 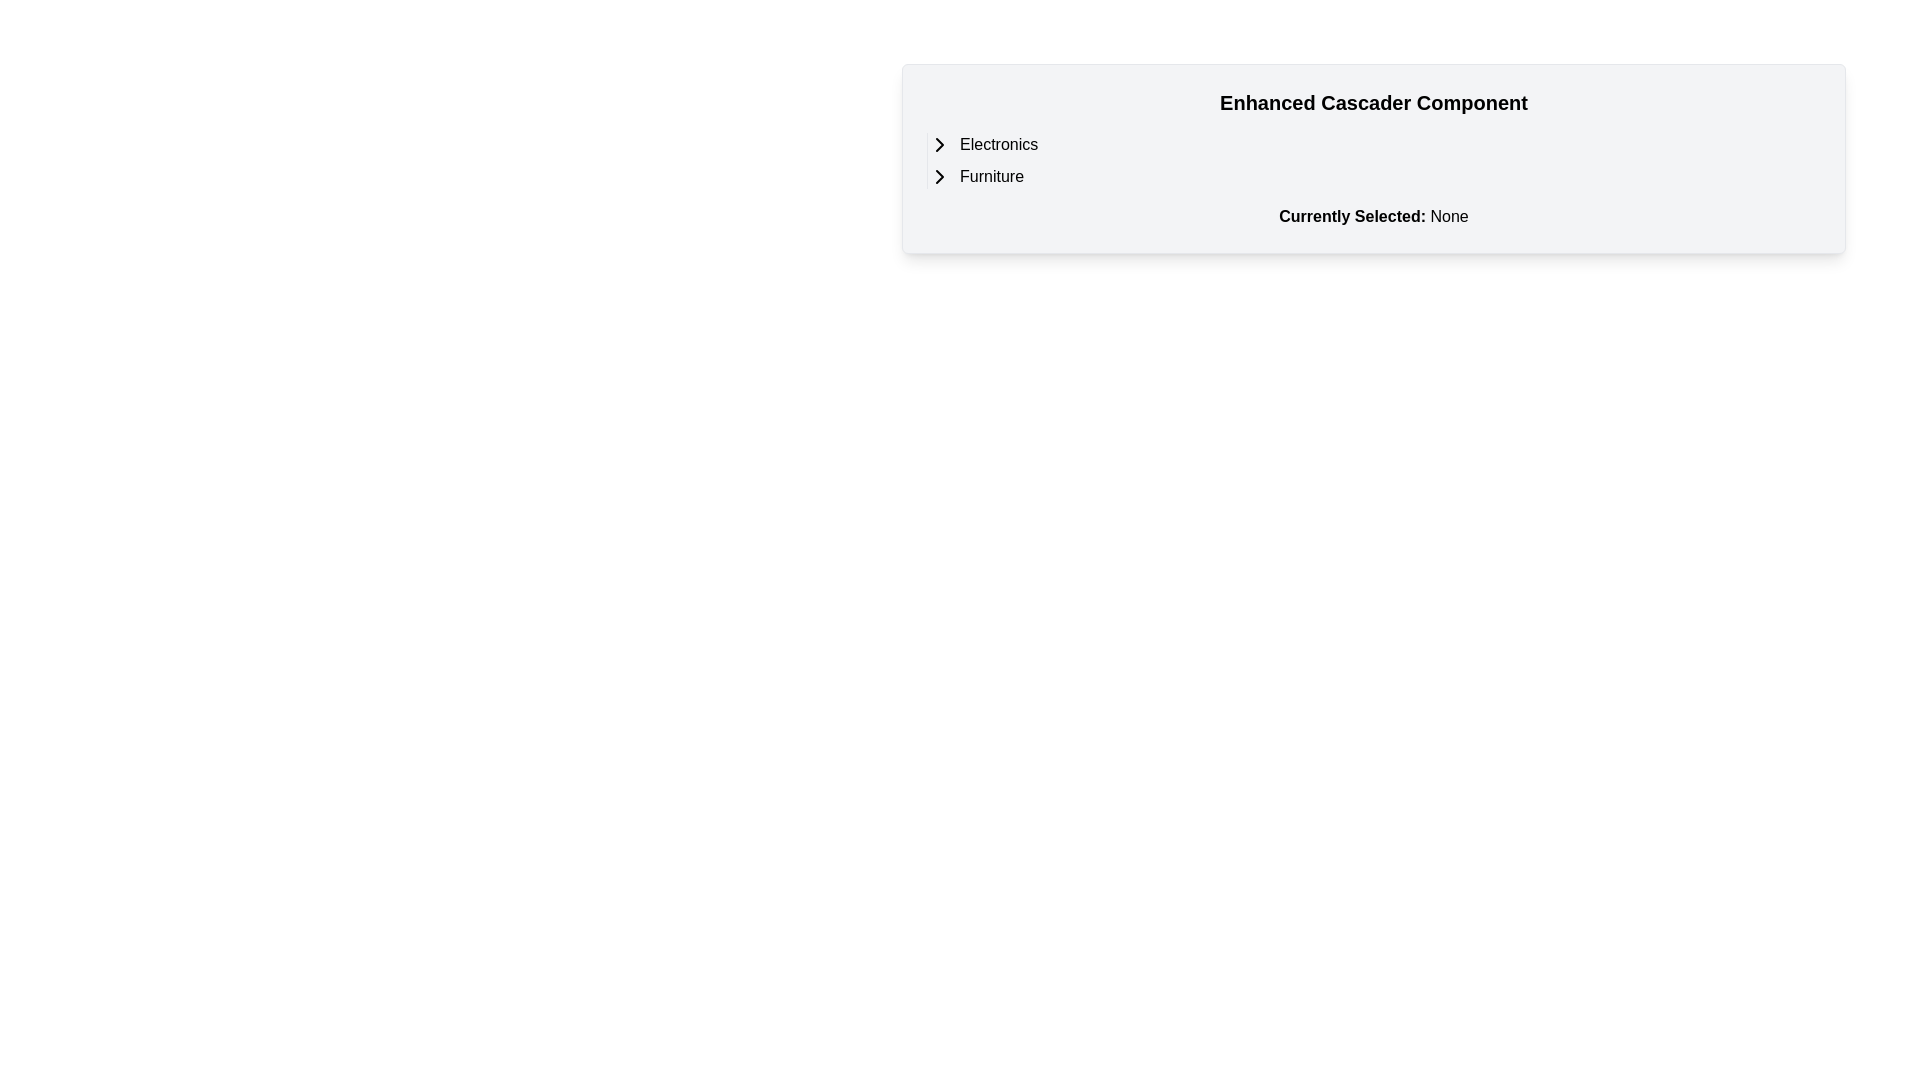 I want to click on the chevron icon next to the 'Electronics' text label, so click(x=939, y=144).